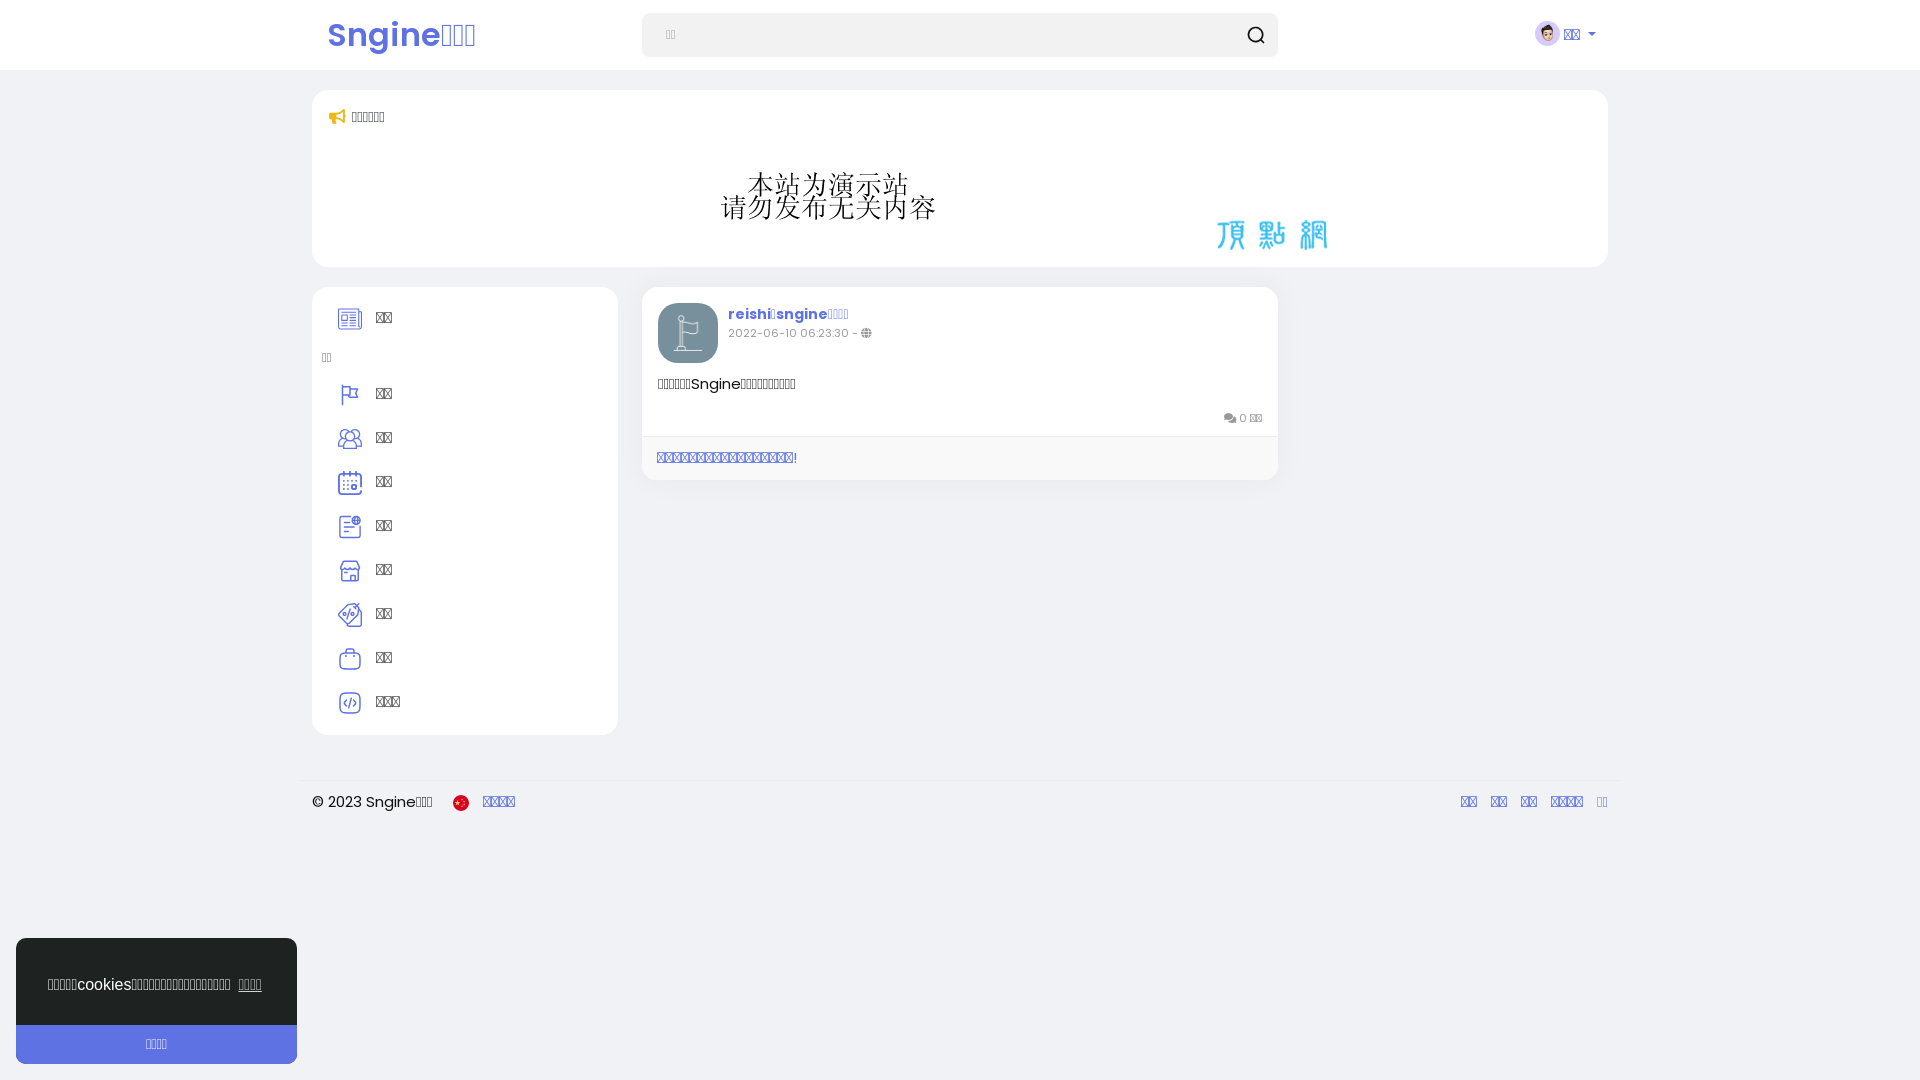 The width and height of the screenshot is (1920, 1080). Describe the element at coordinates (787, 331) in the screenshot. I see `'2022-06-10 06:23:30'` at that location.